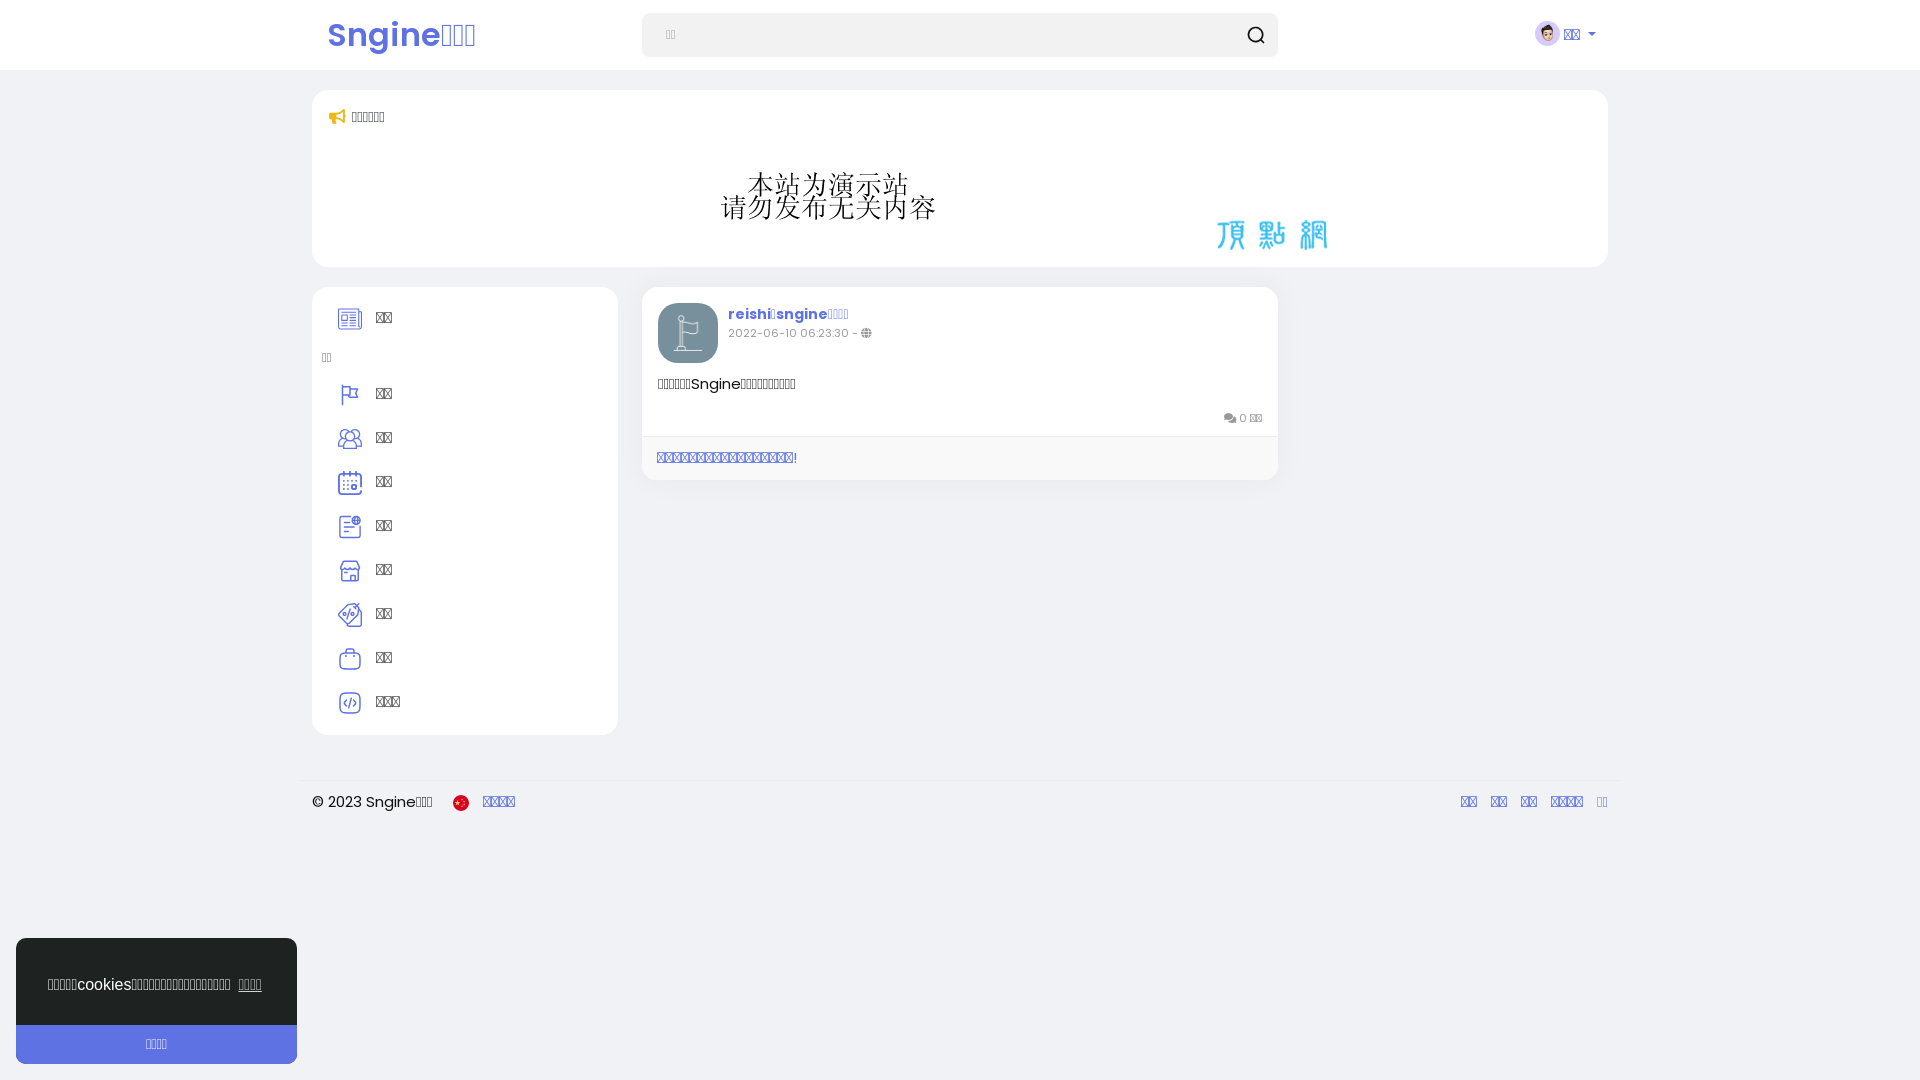 The width and height of the screenshot is (1920, 1080). Describe the element at coordinates (787, 331) in the screenshot. I see `'2022-06-10 06:23:30'` at that location.